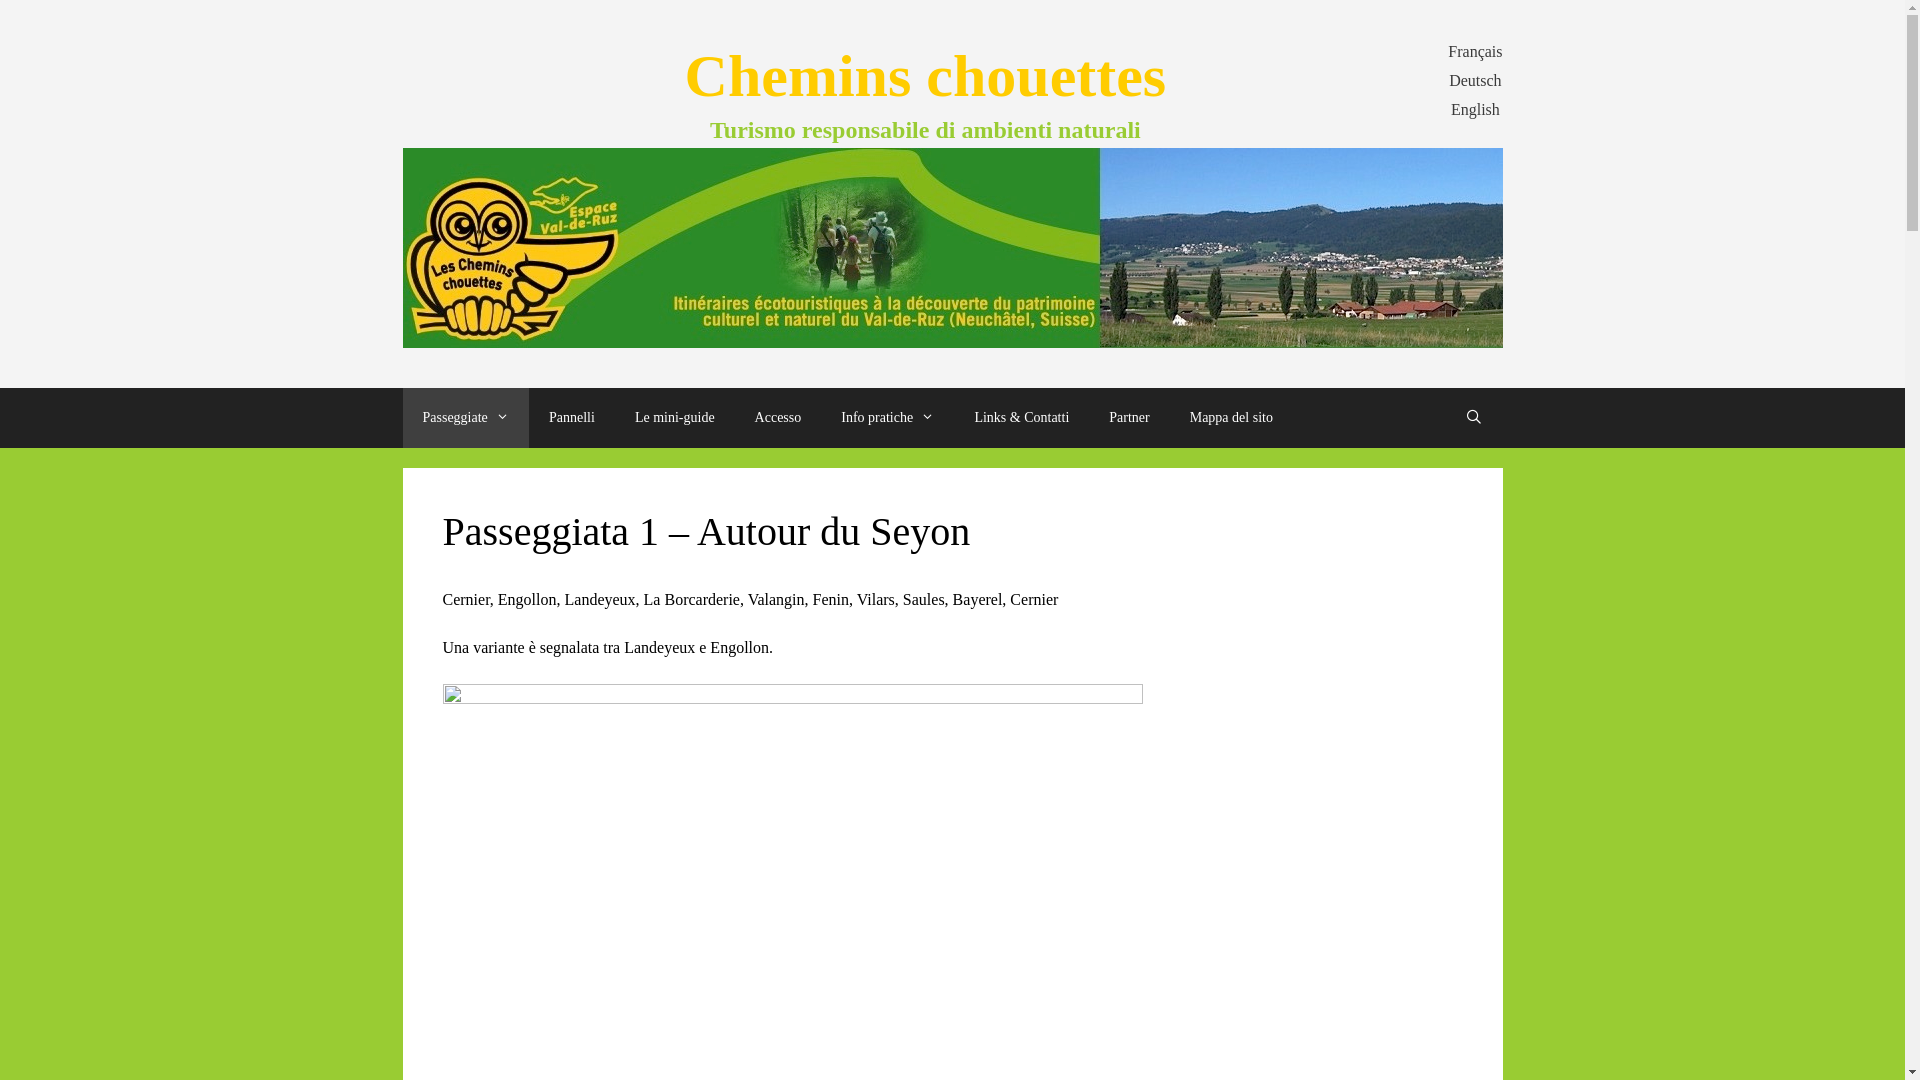  I want to click on 'Partner', so click(1088, 416).